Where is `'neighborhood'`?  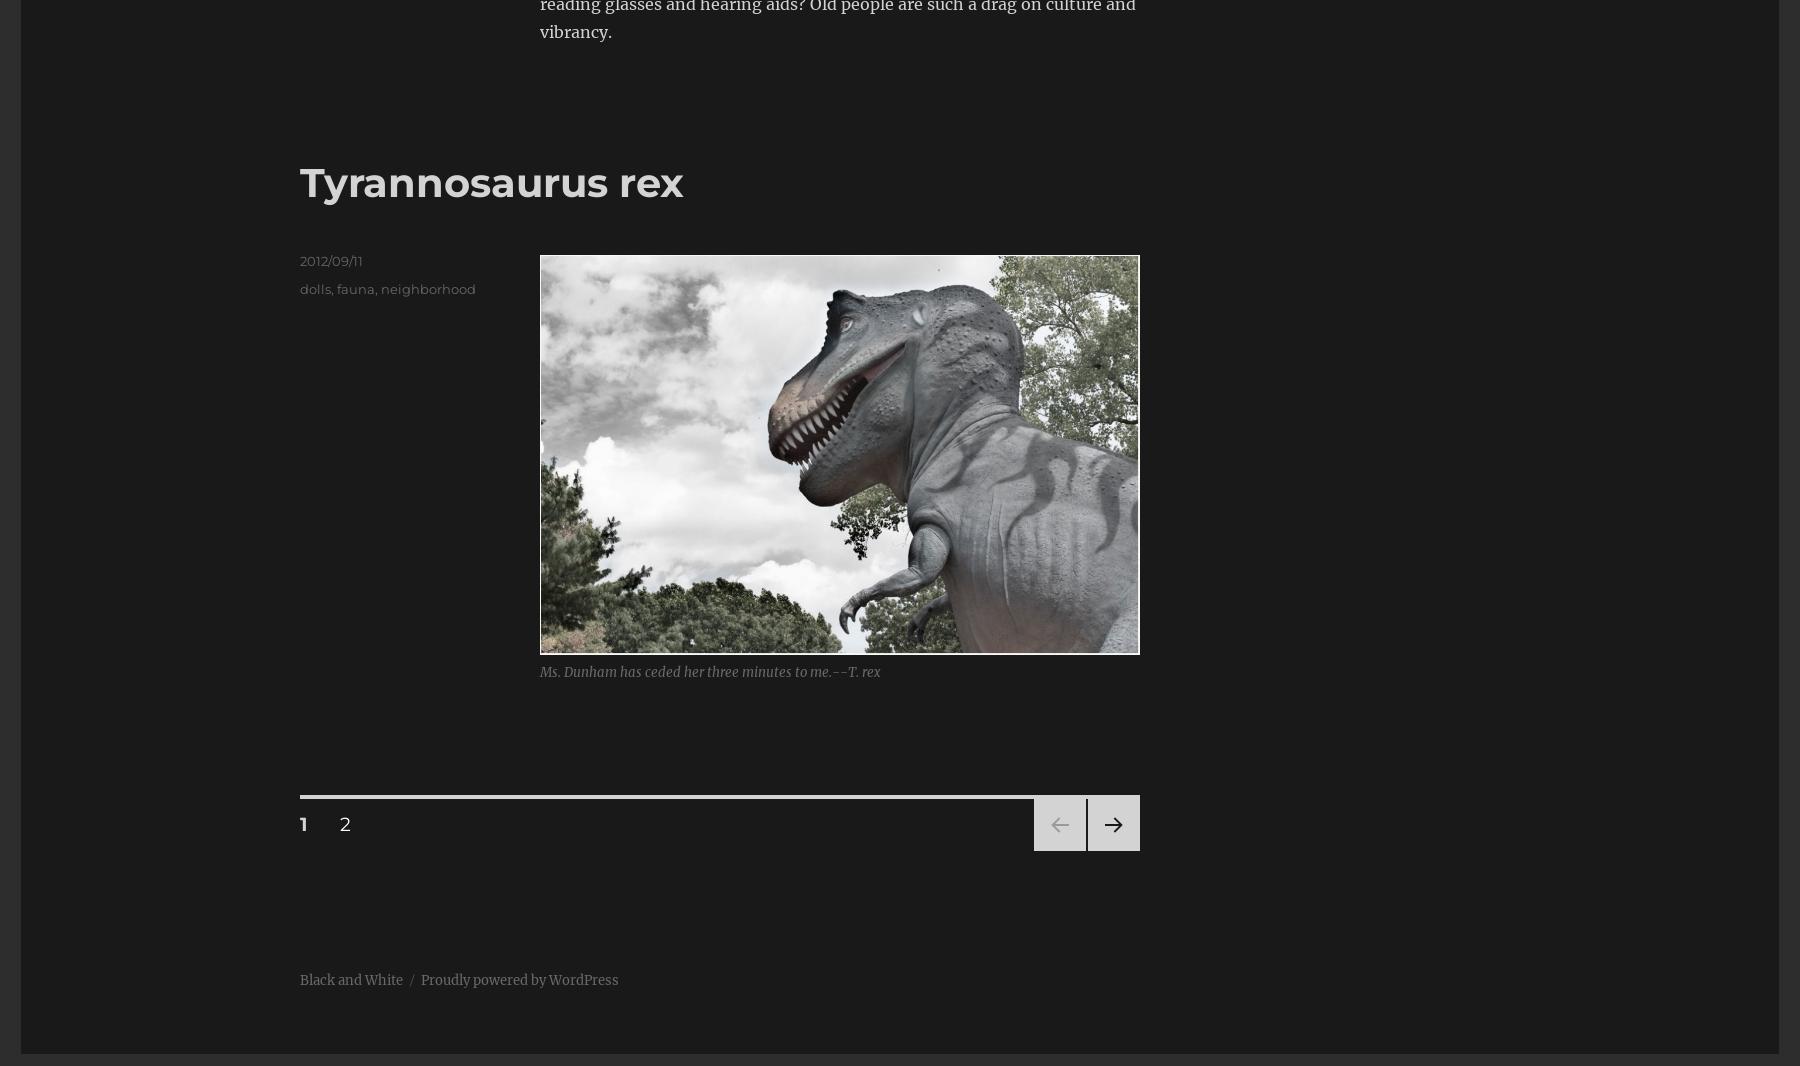 'neighborhood' is located at coordinates (428, 288).